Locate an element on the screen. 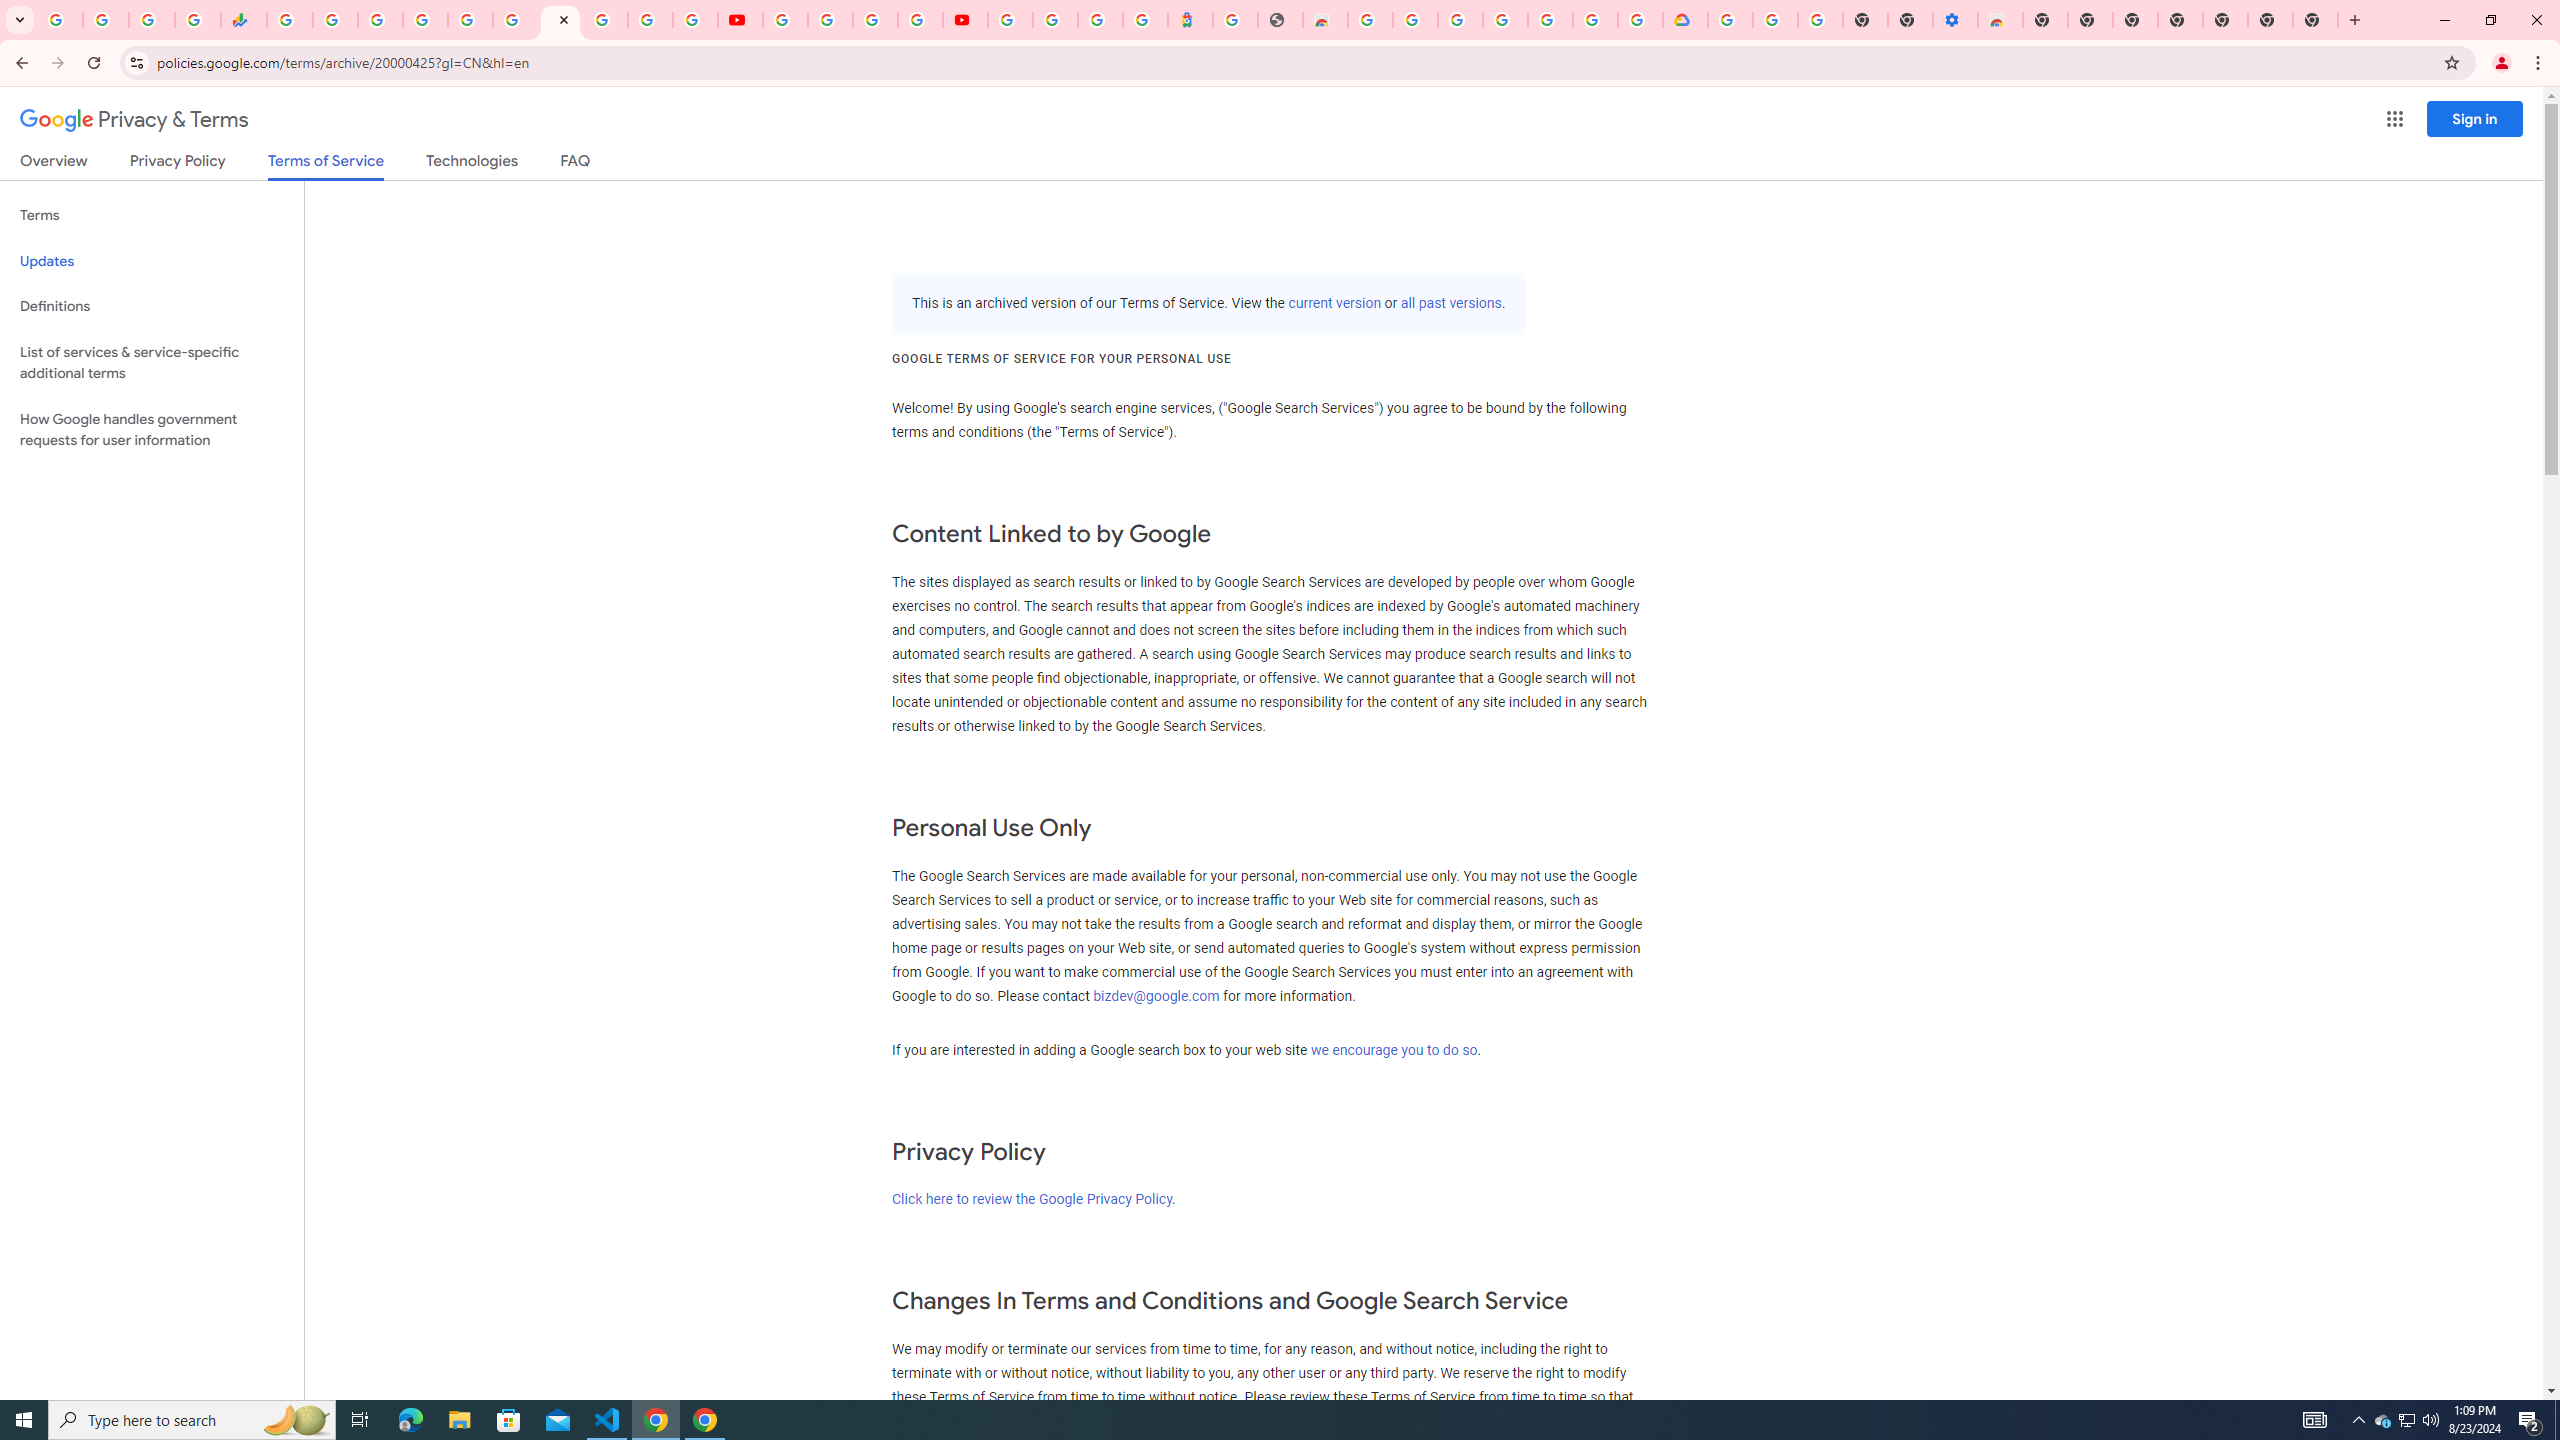 The height and width of the screenshot is (1440, 2560). 'Chrome Web Store - Household' is located at coordinates (1324, 19).